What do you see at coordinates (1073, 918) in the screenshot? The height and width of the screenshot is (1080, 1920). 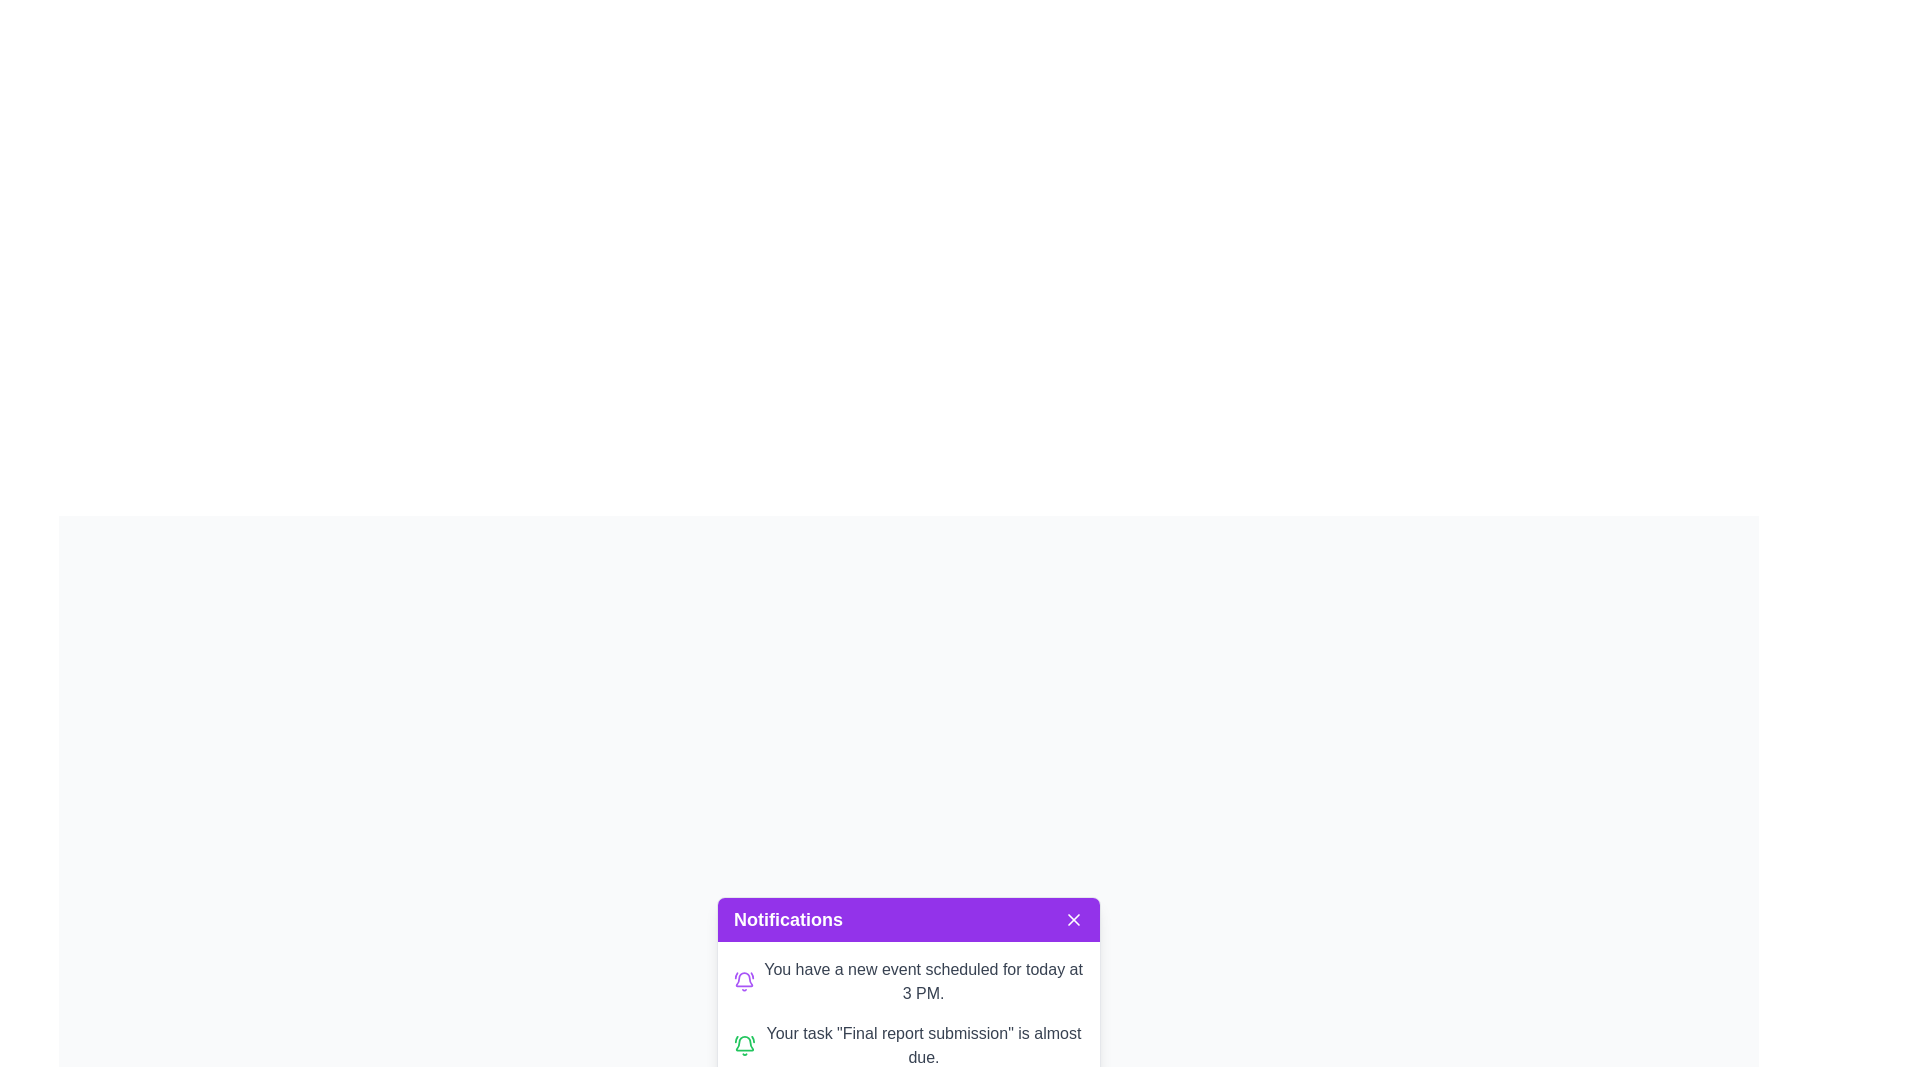 I see `the Close button icon located in the top-right corner of the purple notification header` at bounding box center [1073, 918].